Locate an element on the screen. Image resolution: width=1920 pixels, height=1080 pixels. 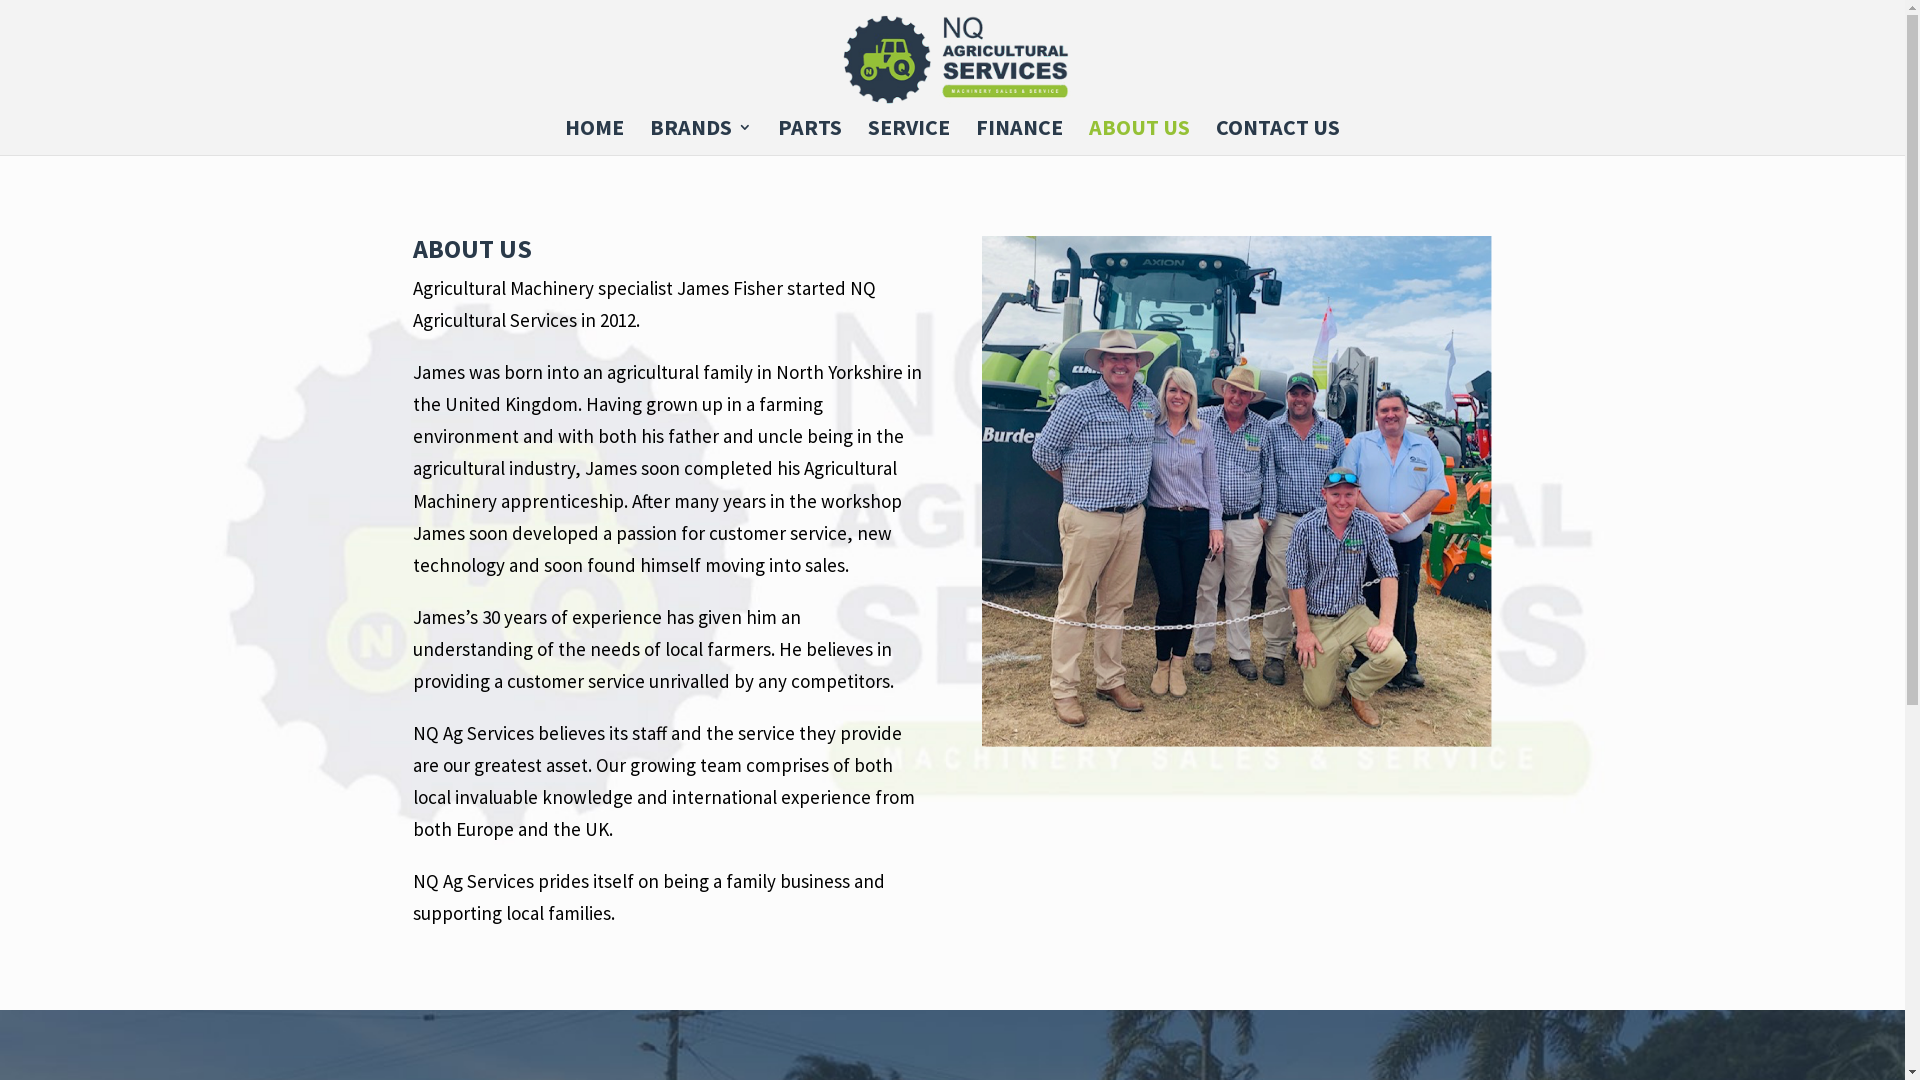
'PARTS' is located at coordinates (810, 136).